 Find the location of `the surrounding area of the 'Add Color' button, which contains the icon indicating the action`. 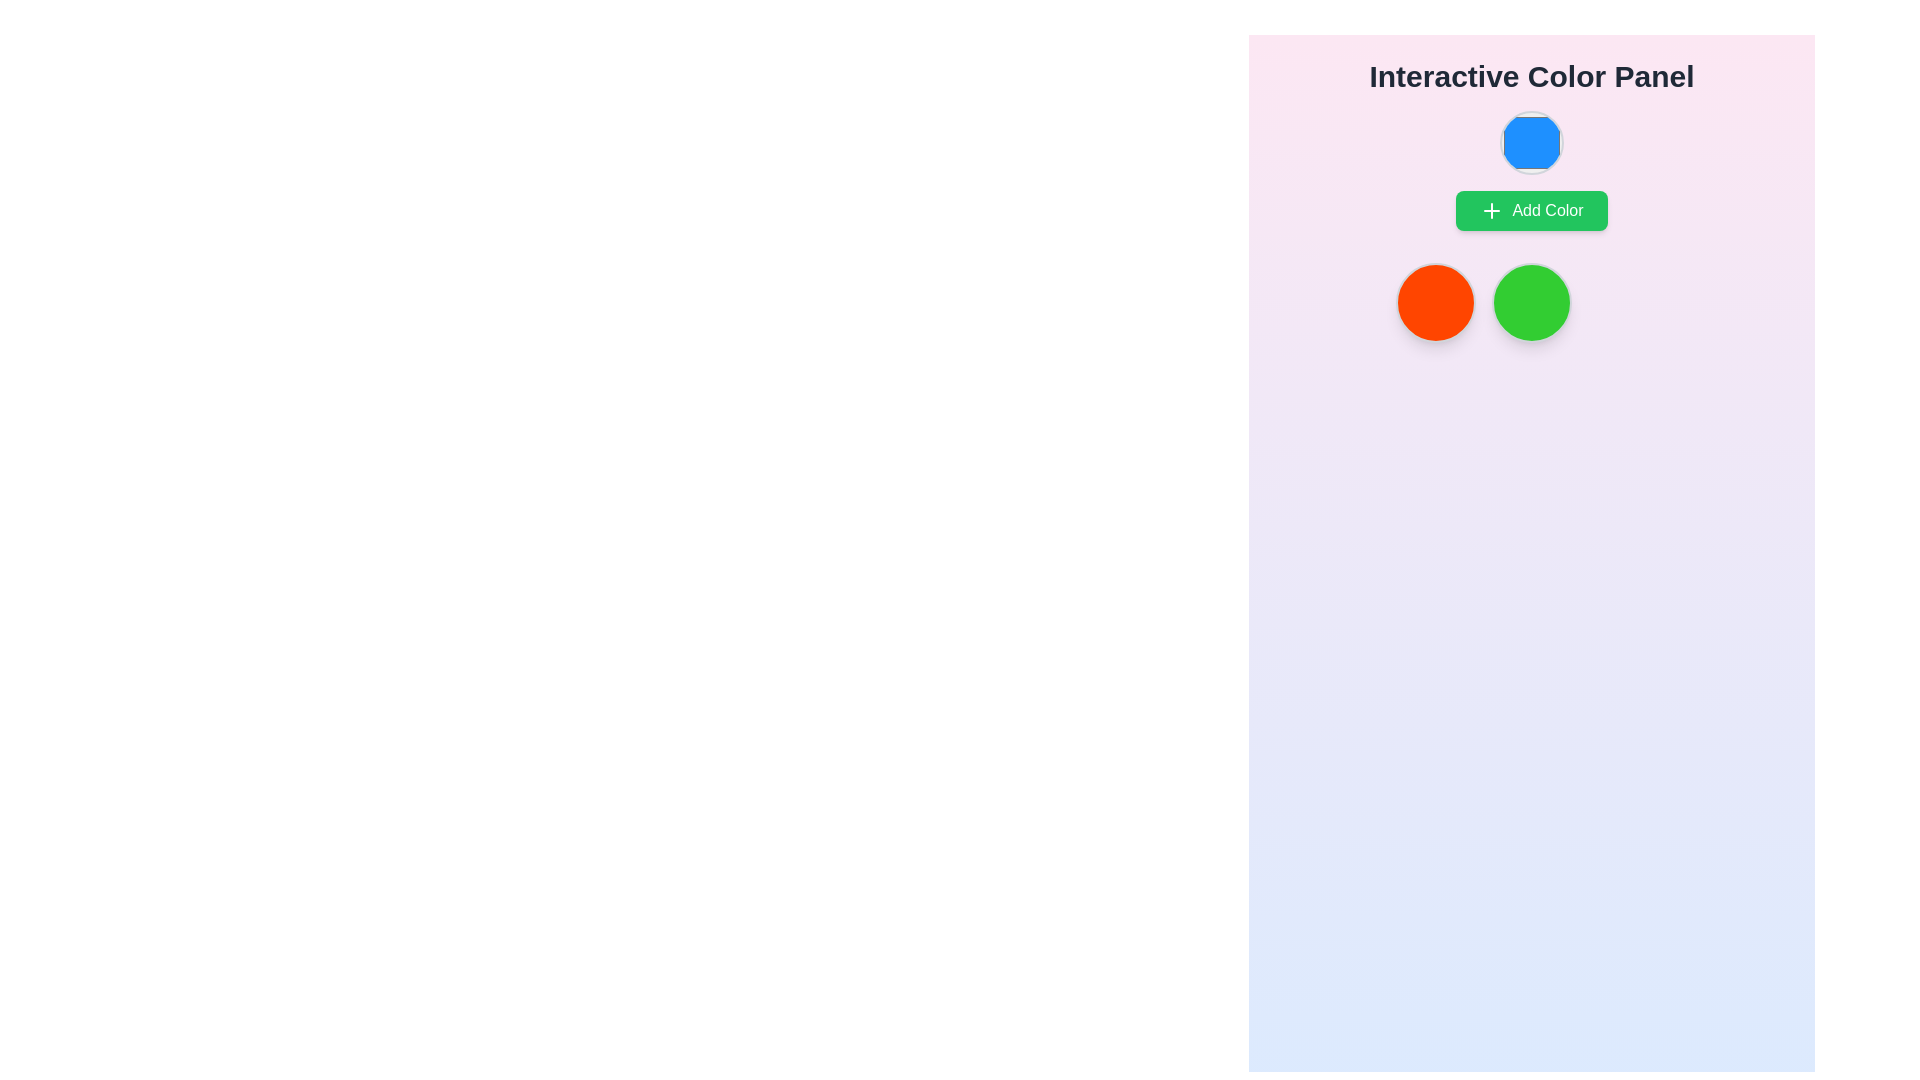

the surrounding area of the 'Add Color' button, which contains the icon indicating the action is located at coordinates (1492, 211).